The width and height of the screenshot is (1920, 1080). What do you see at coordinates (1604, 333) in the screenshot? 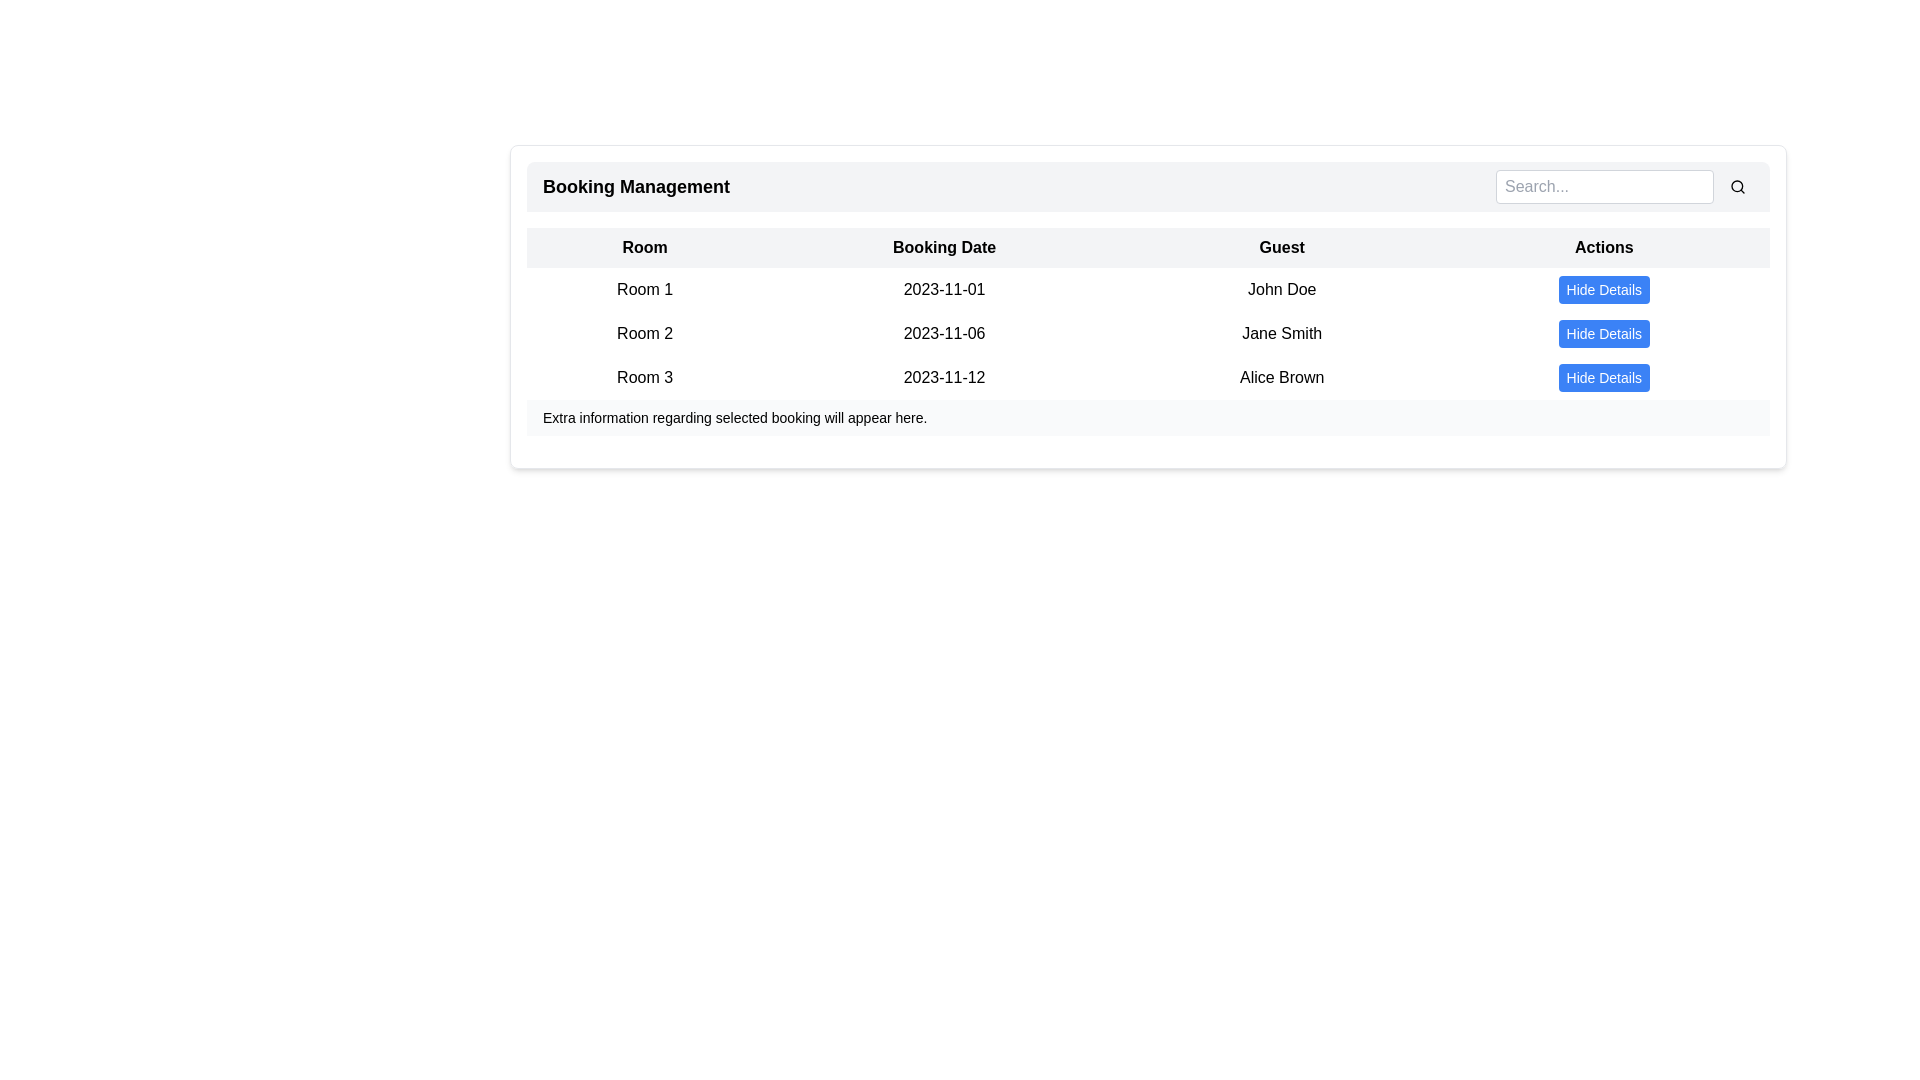
I see `the 'Hide Details' button located in the 'Actions' column for the guest 'Jane Smith' in the Booking Management interface, allowing for keyboard interaction` at bounding box center [1604, 333].